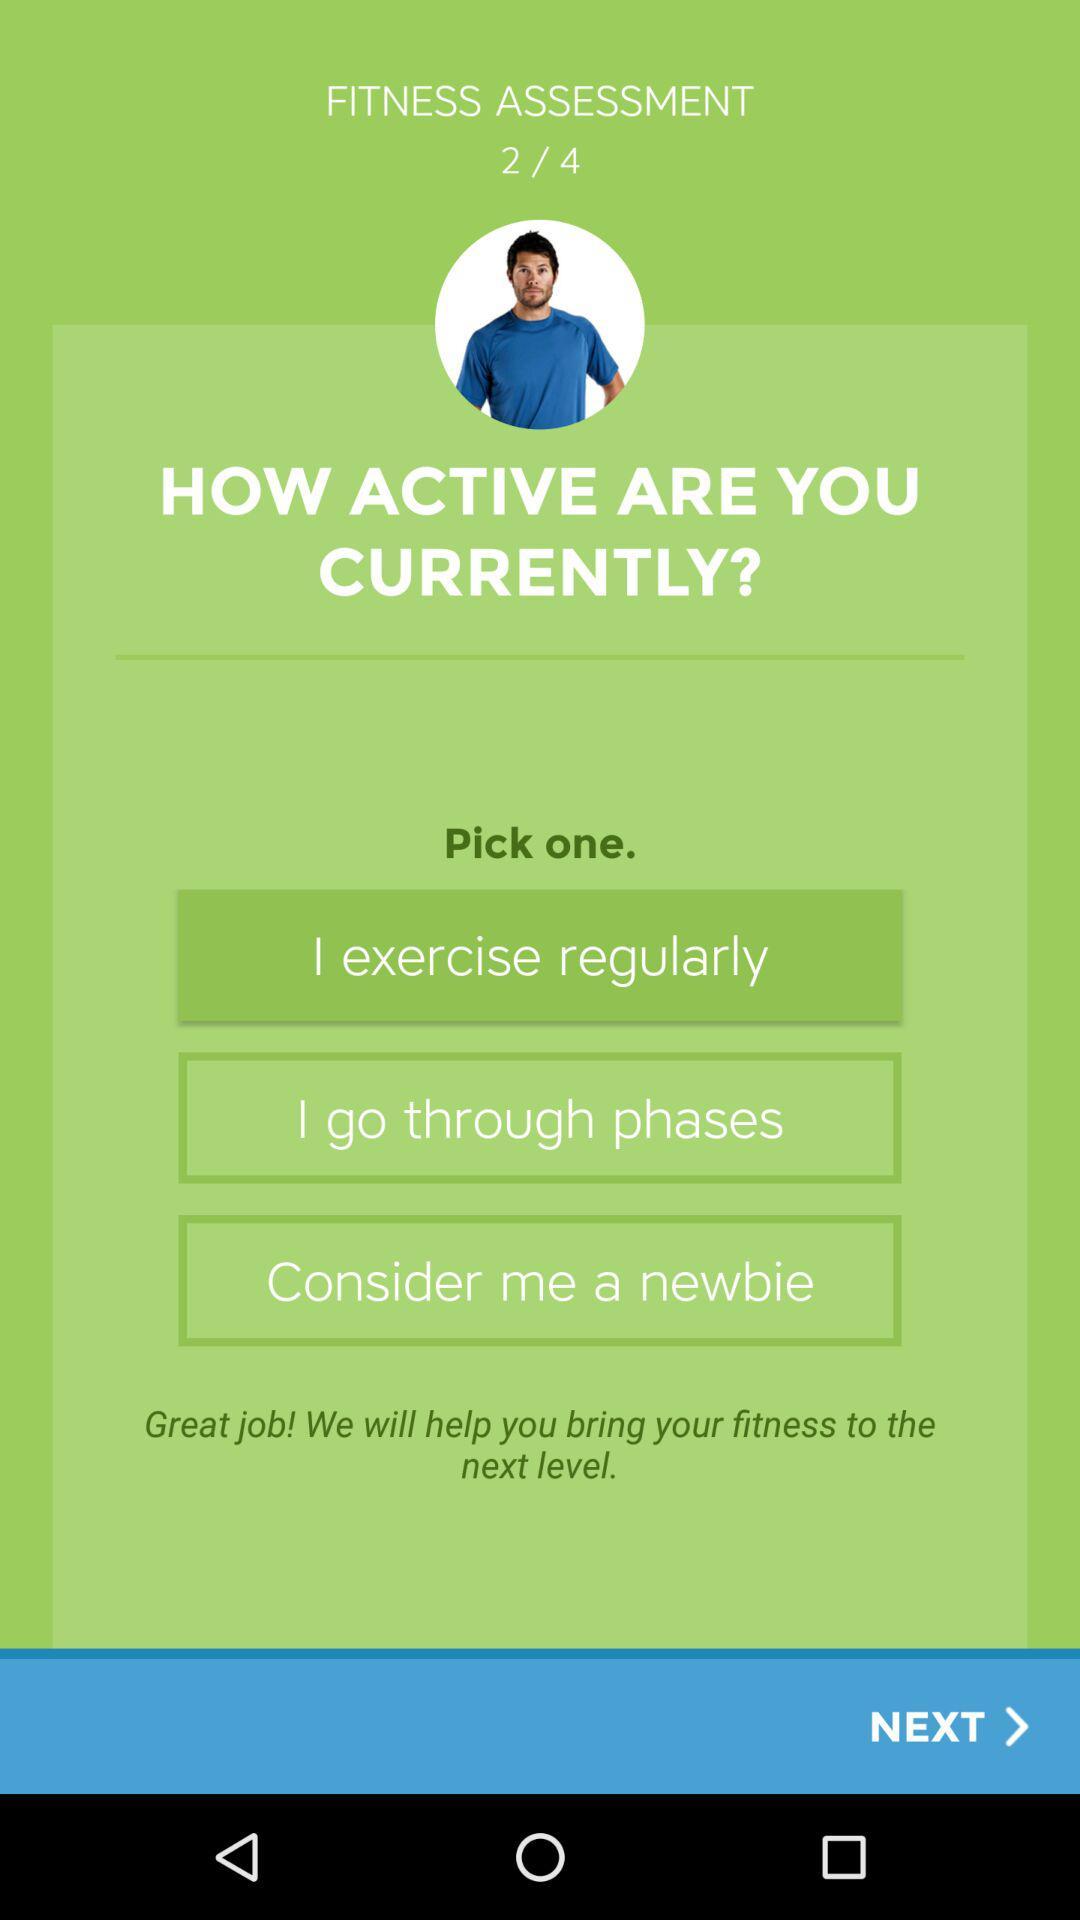 This screenshot has width=1080, height=1920. I want to click on the item below i go through item, so click(540, 1280).